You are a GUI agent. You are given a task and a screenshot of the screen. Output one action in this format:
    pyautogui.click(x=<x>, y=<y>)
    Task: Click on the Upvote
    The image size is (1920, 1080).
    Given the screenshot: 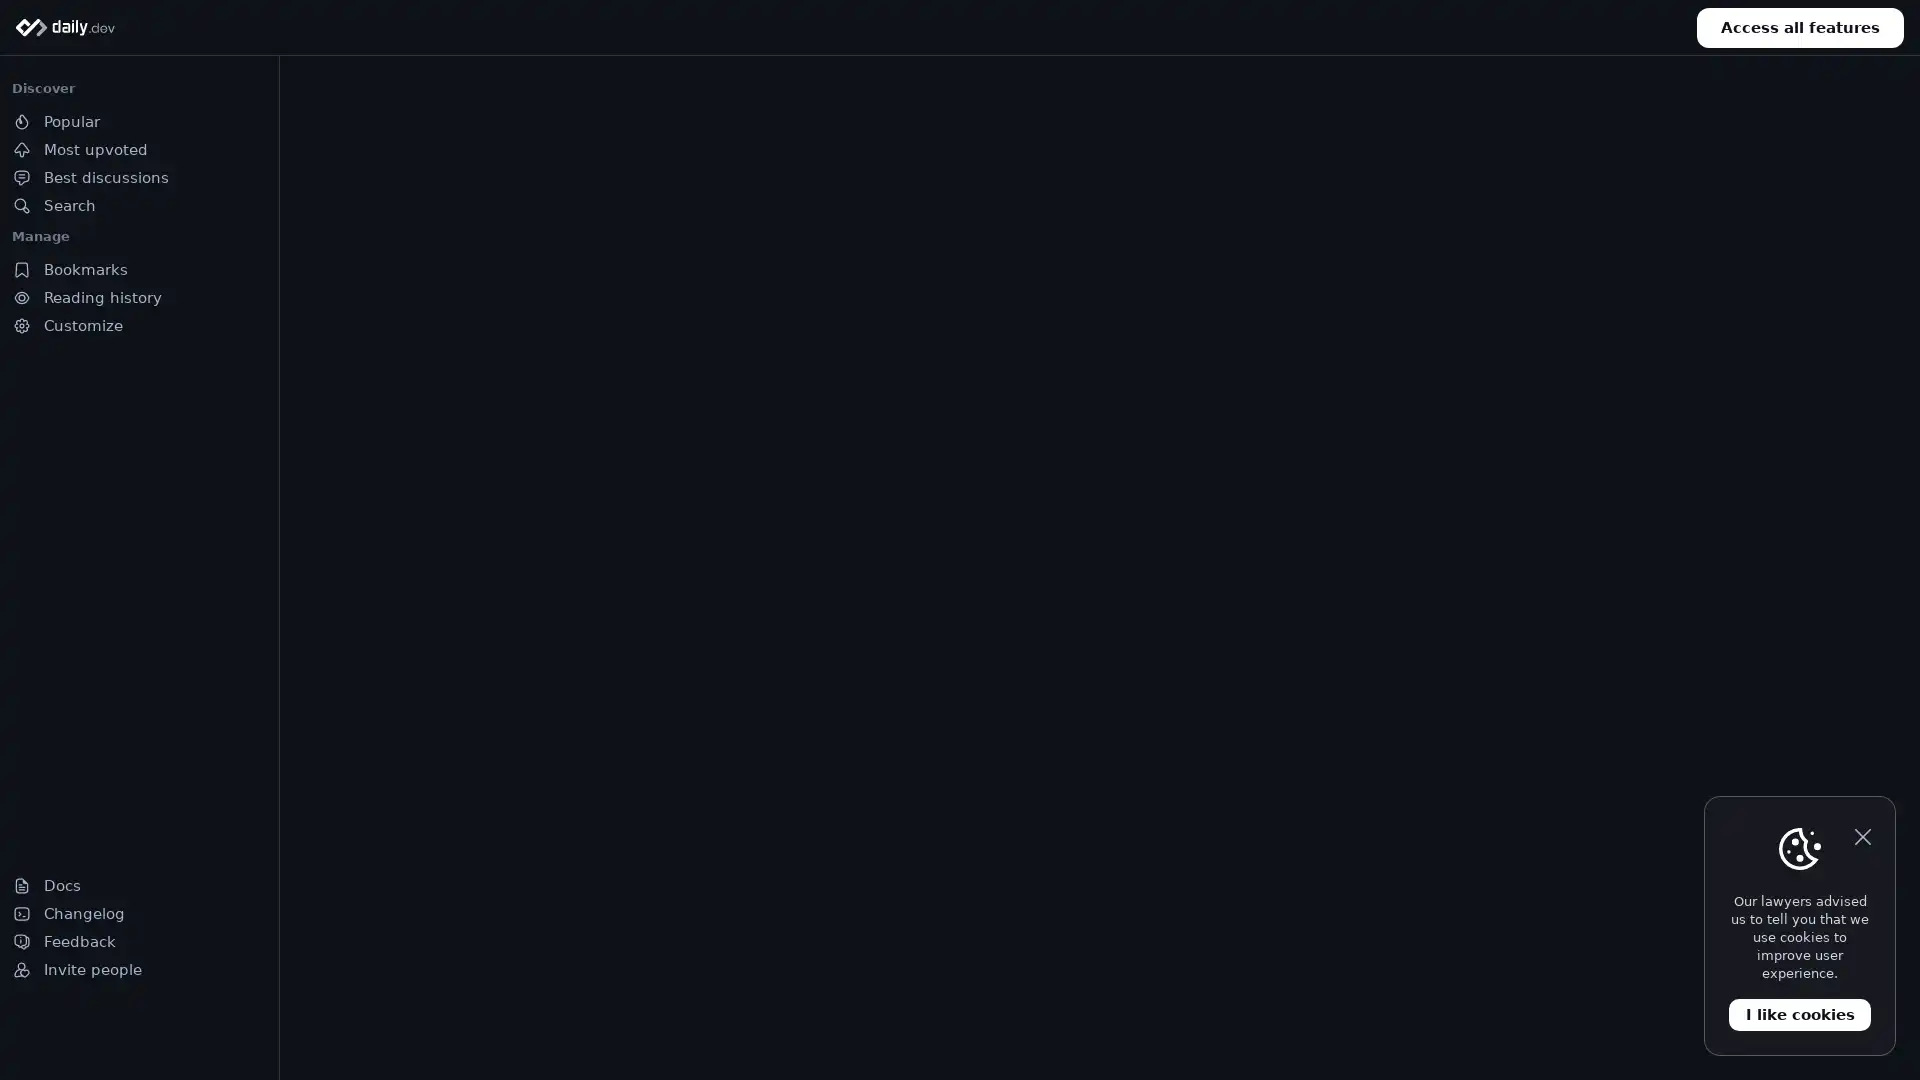 What is the action you would take?
    pyautogui.click(x=809, y=559)
    